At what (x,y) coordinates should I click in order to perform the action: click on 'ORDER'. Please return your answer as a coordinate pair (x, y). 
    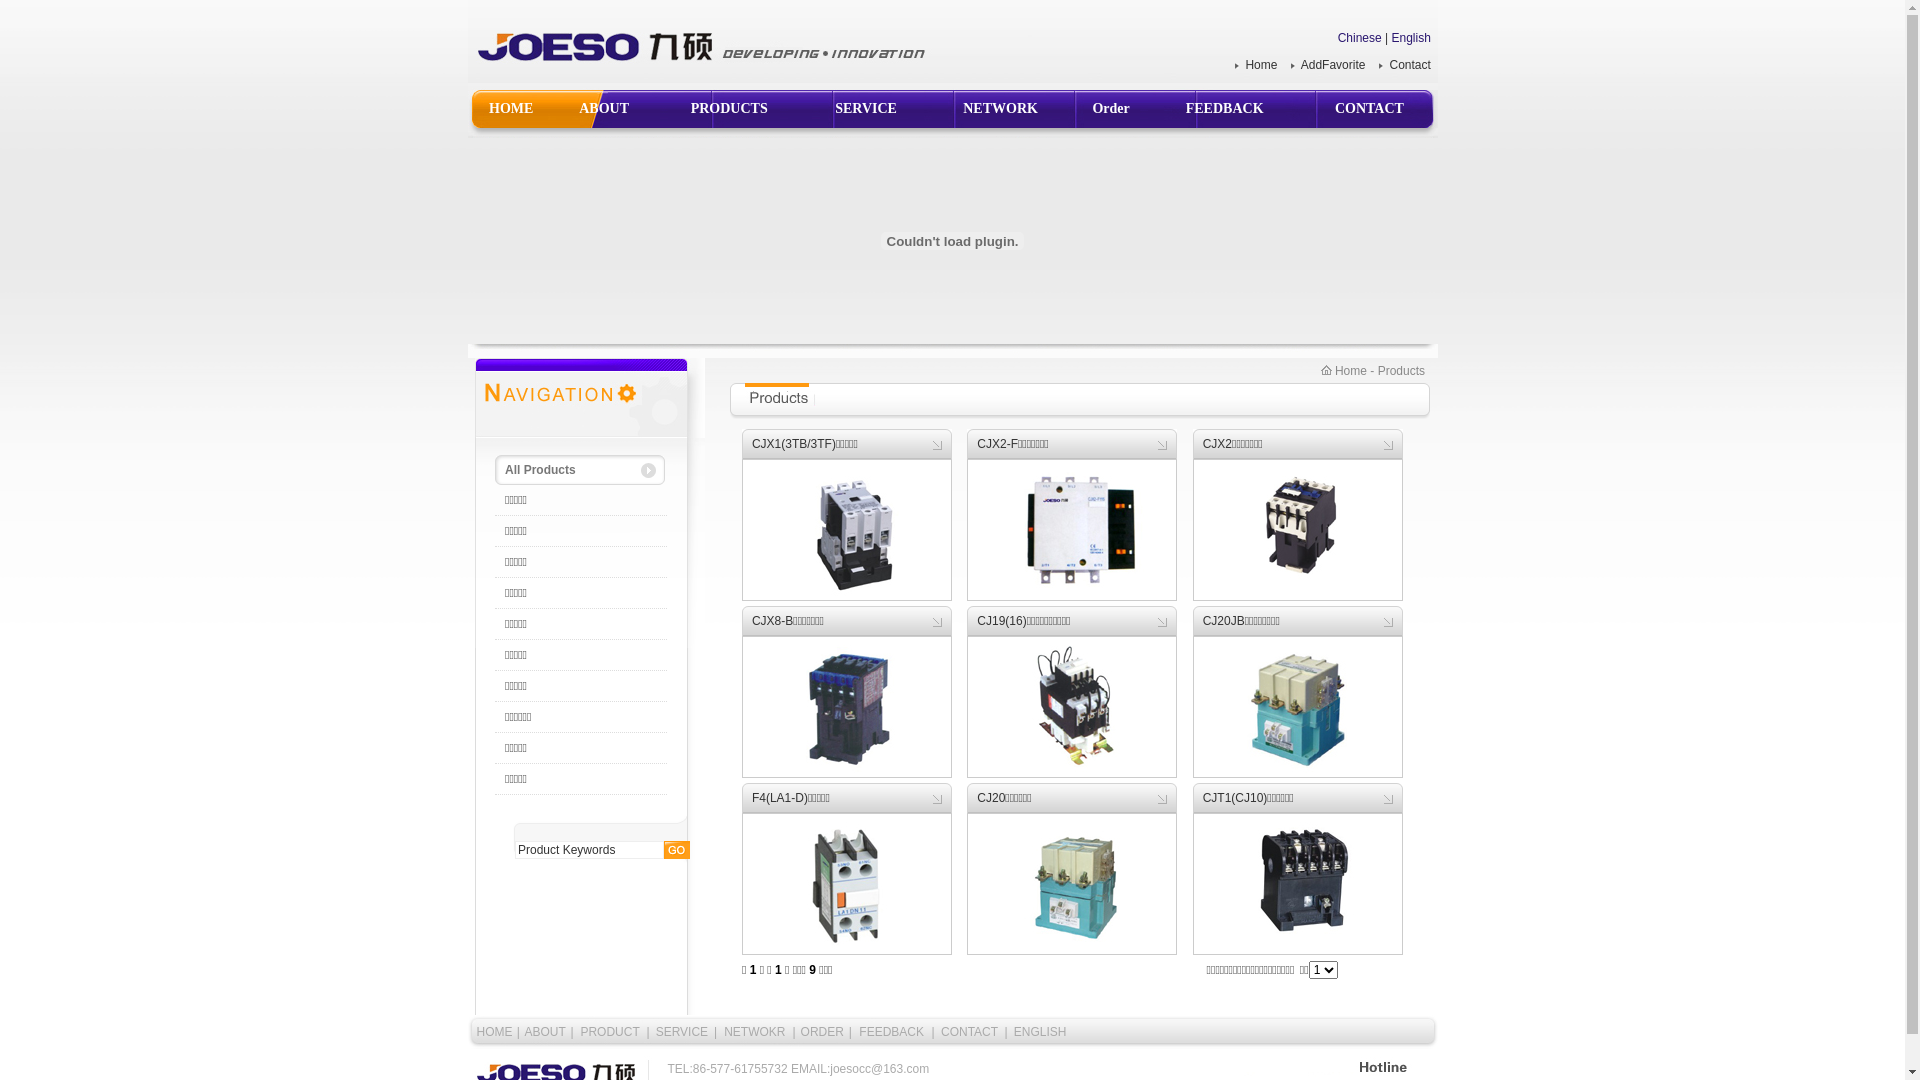
    Looking at the image, I should click on (822, 1032).